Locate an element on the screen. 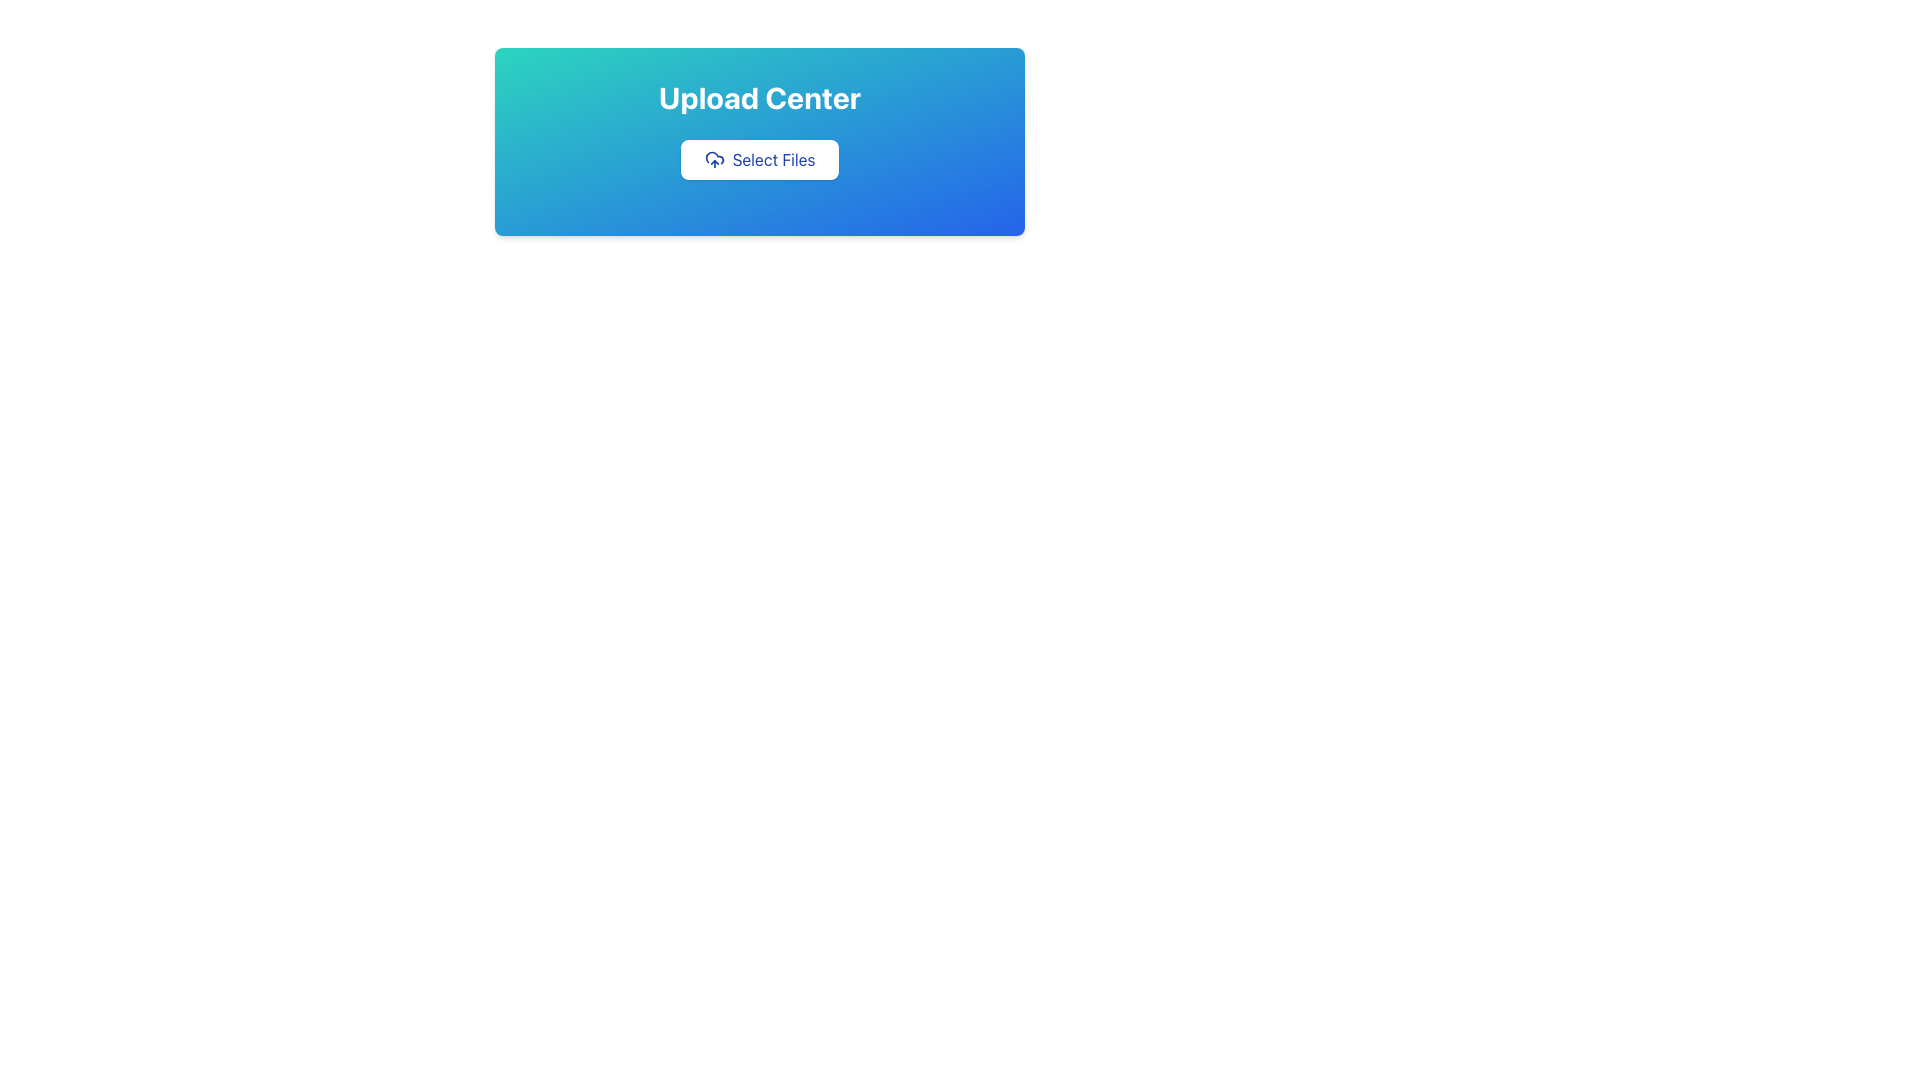 The height and width of the screenshot is (1080, 1920). the button located directly below the 'Upload Center' label is located at coordinates (758, 158).